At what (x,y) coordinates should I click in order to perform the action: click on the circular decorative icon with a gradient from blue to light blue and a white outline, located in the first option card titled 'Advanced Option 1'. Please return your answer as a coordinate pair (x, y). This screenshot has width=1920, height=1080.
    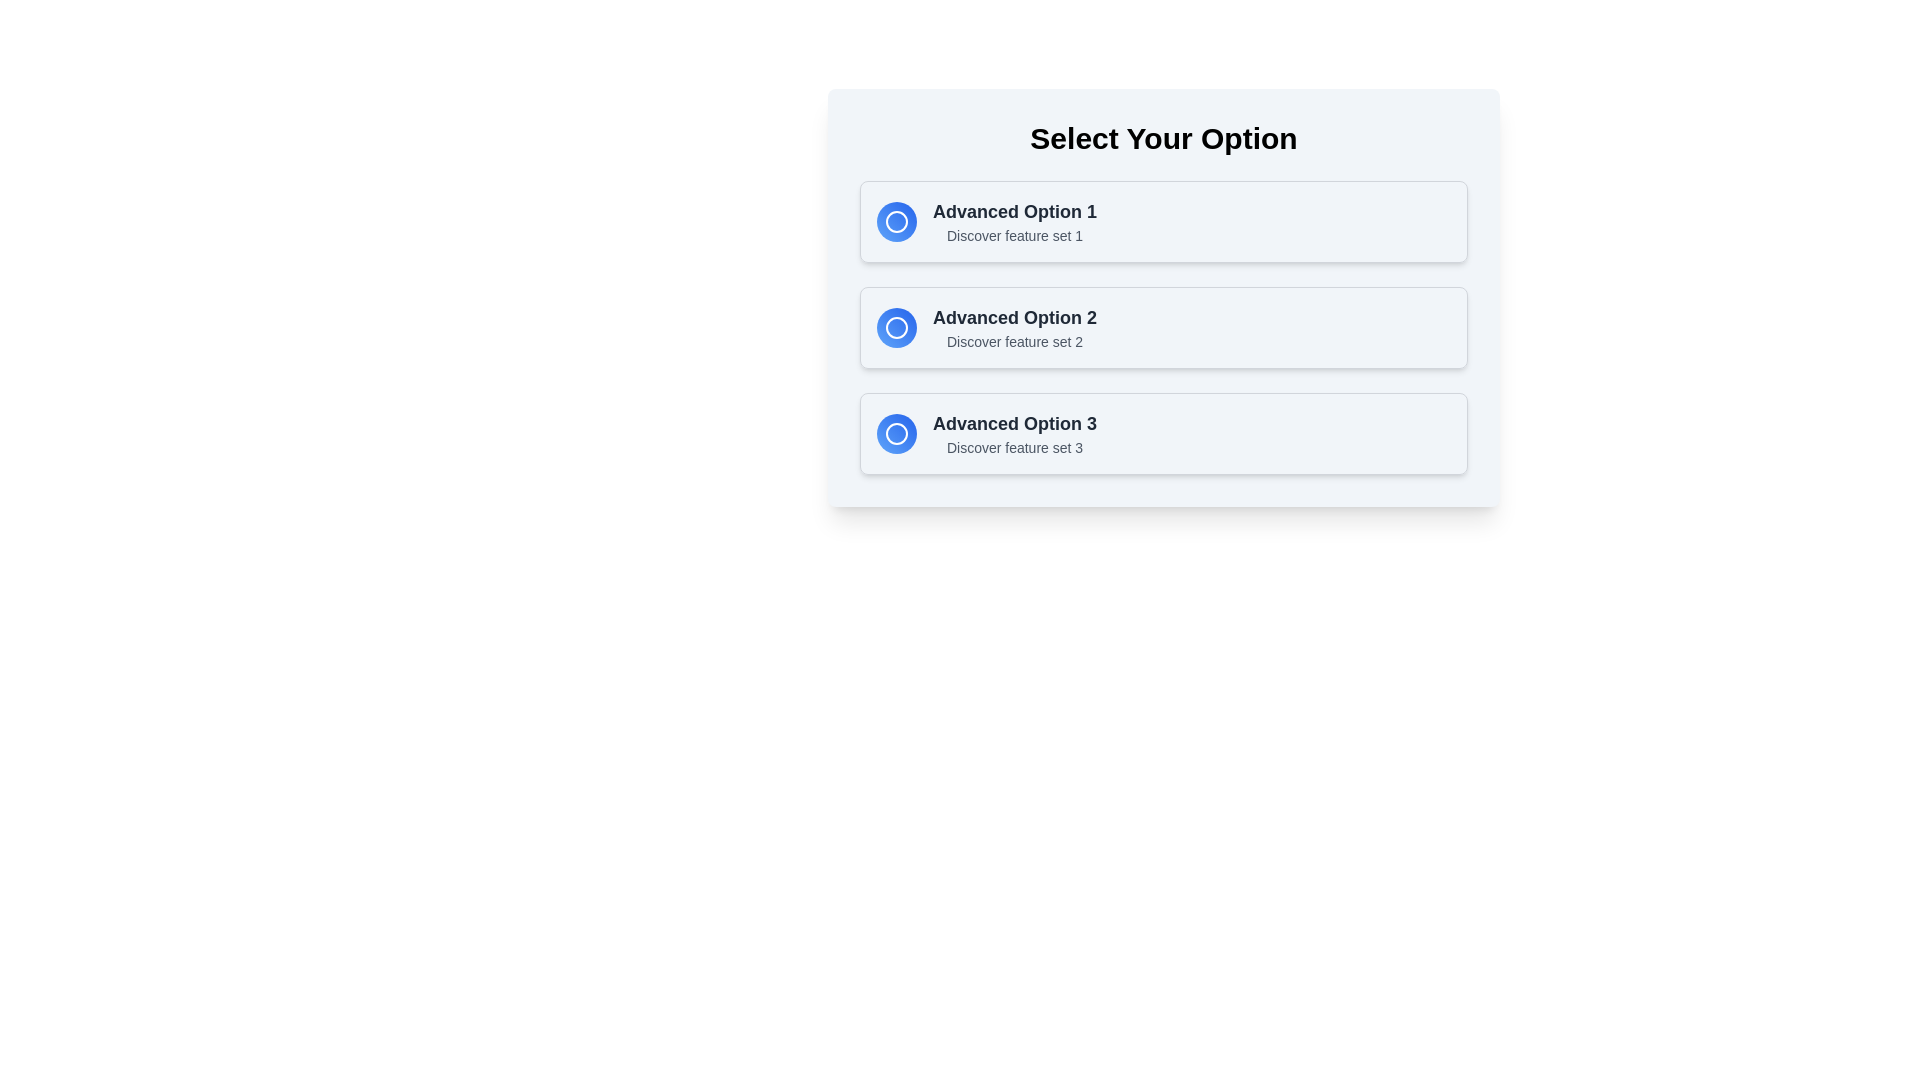
    Looking at the image, I should click on (896, 222).